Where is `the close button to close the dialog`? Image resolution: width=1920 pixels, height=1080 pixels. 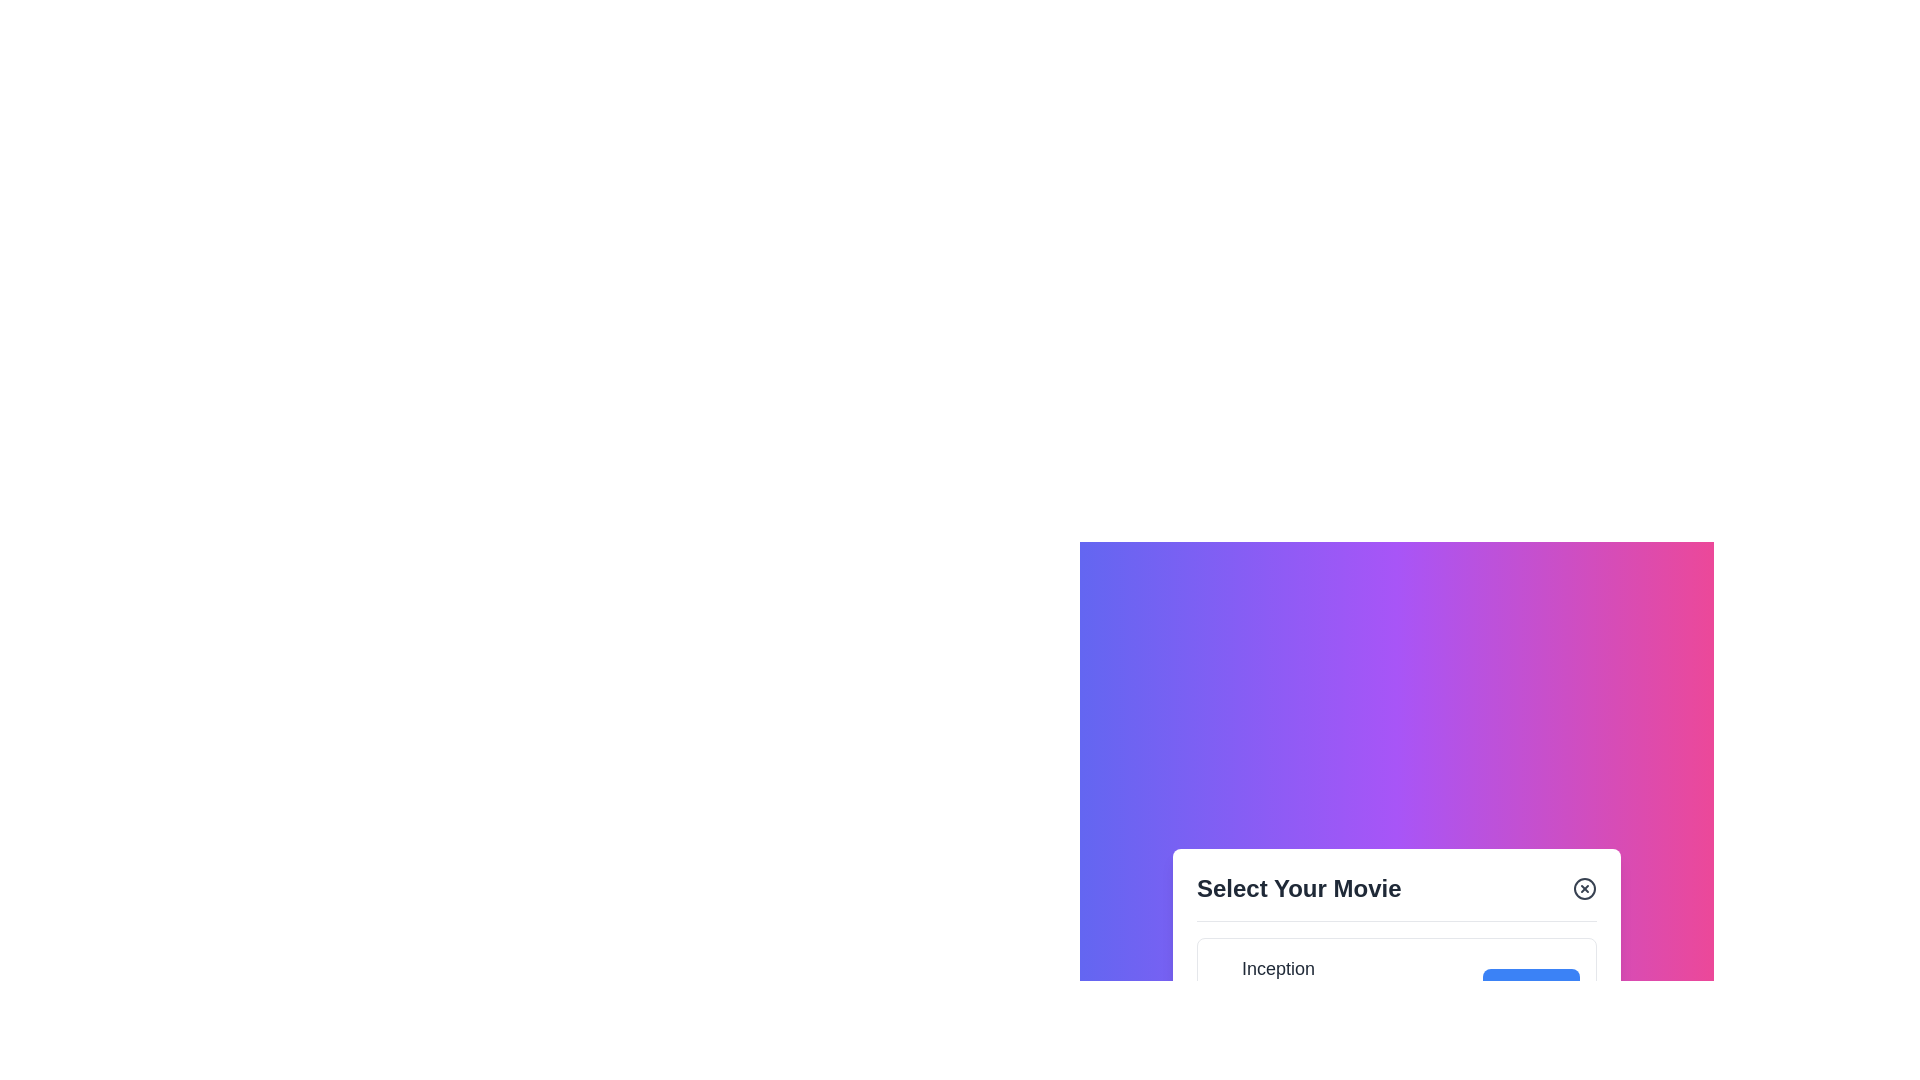 the close button to close the dialog is located at coordinates (1583, 887).